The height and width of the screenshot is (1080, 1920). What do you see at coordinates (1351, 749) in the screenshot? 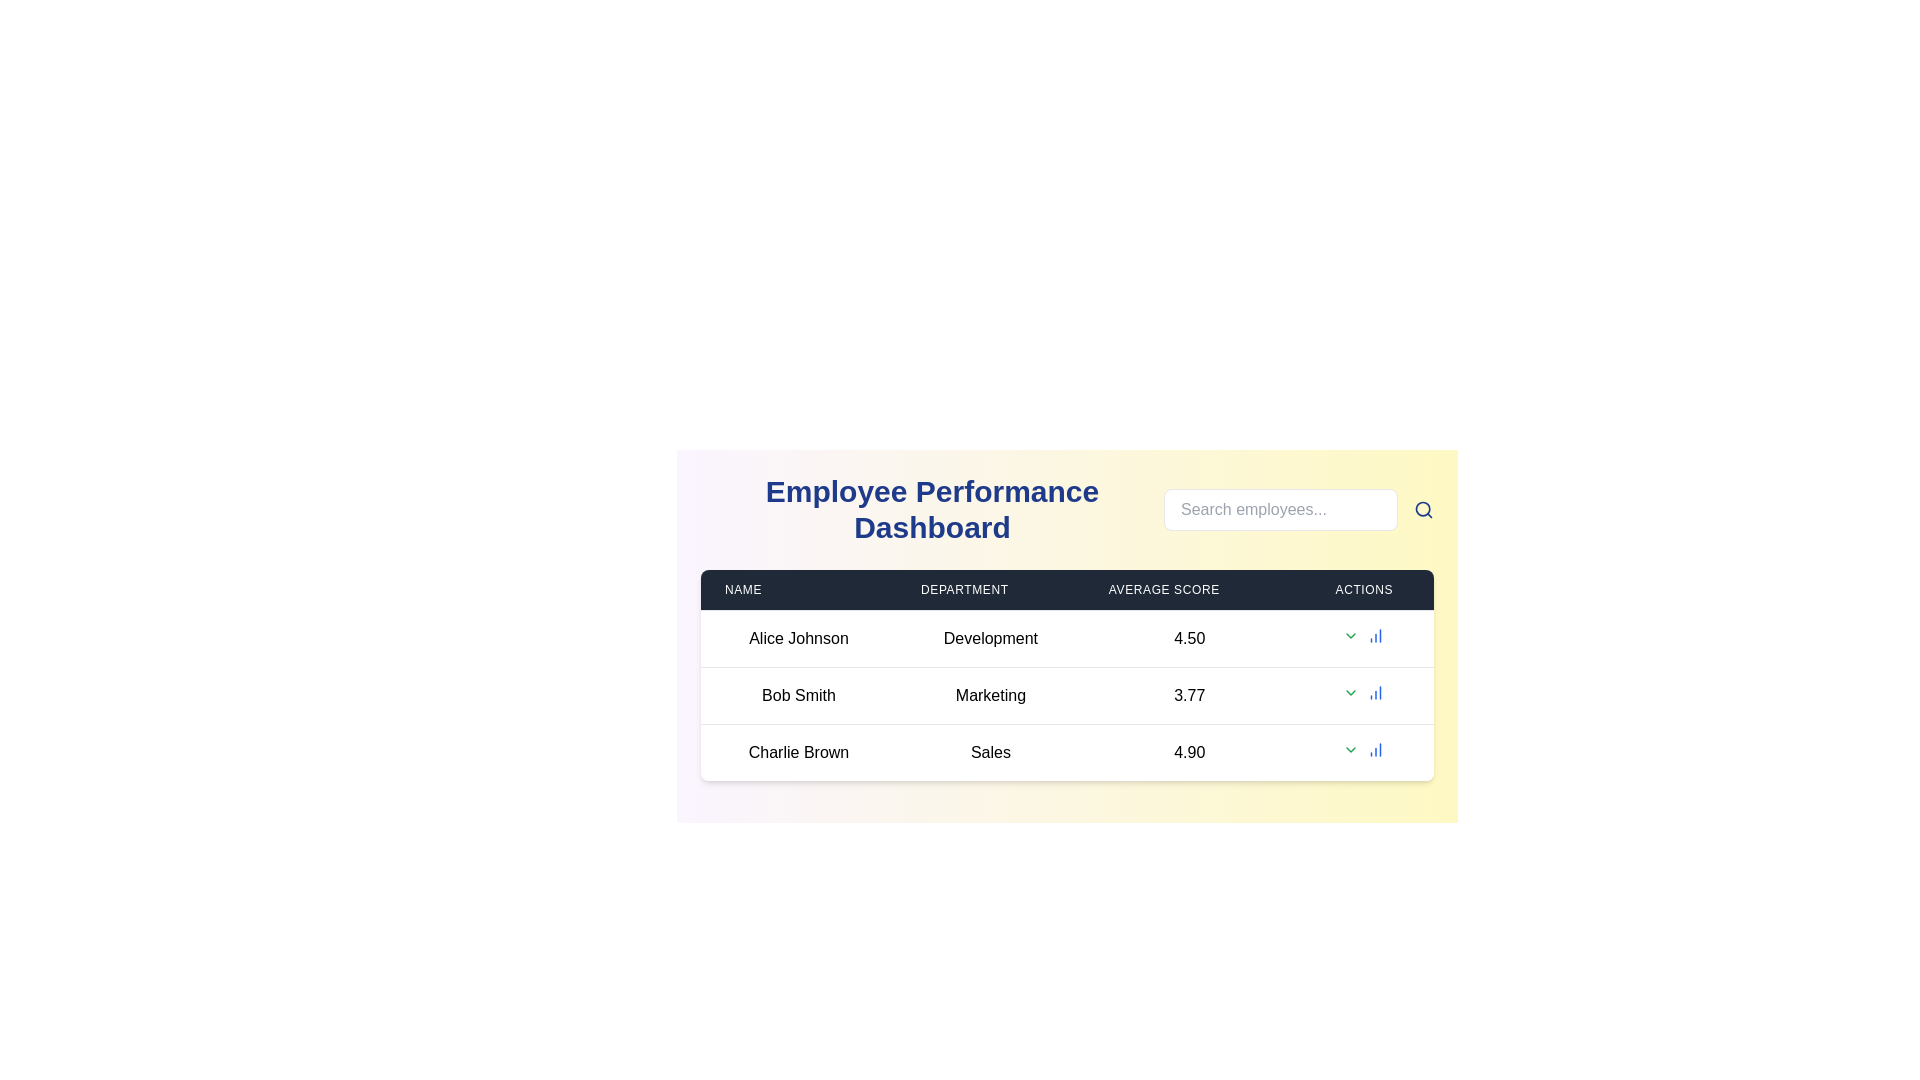
I see `the button-like chevron icon located in the 'Actions' column for 'Charlie Brown'` at bounding box center [1351, 749].